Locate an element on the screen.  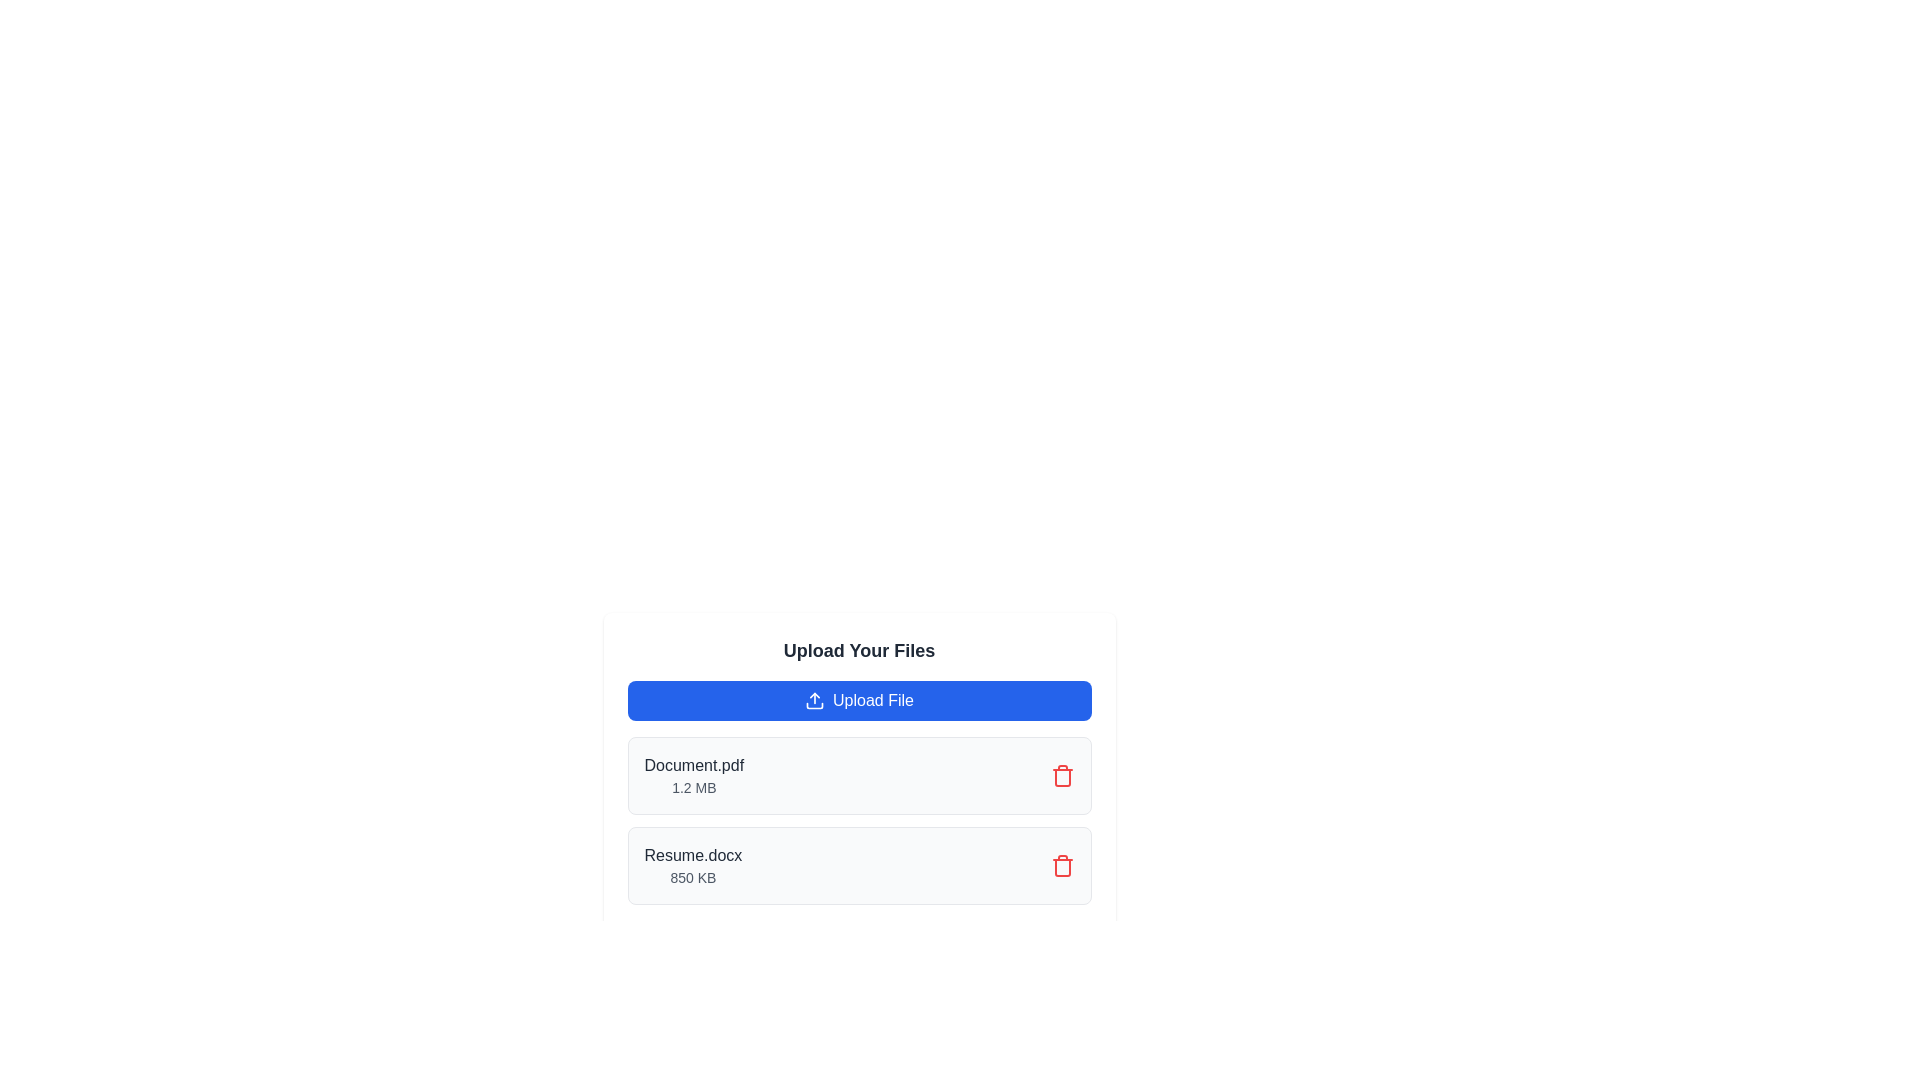
the static text element displaying 'Resume.docx', which is styled in medium-sized bold dark gray font and is positioned above '850 KB' in the vertical file list is located at coordinates (693, 855).